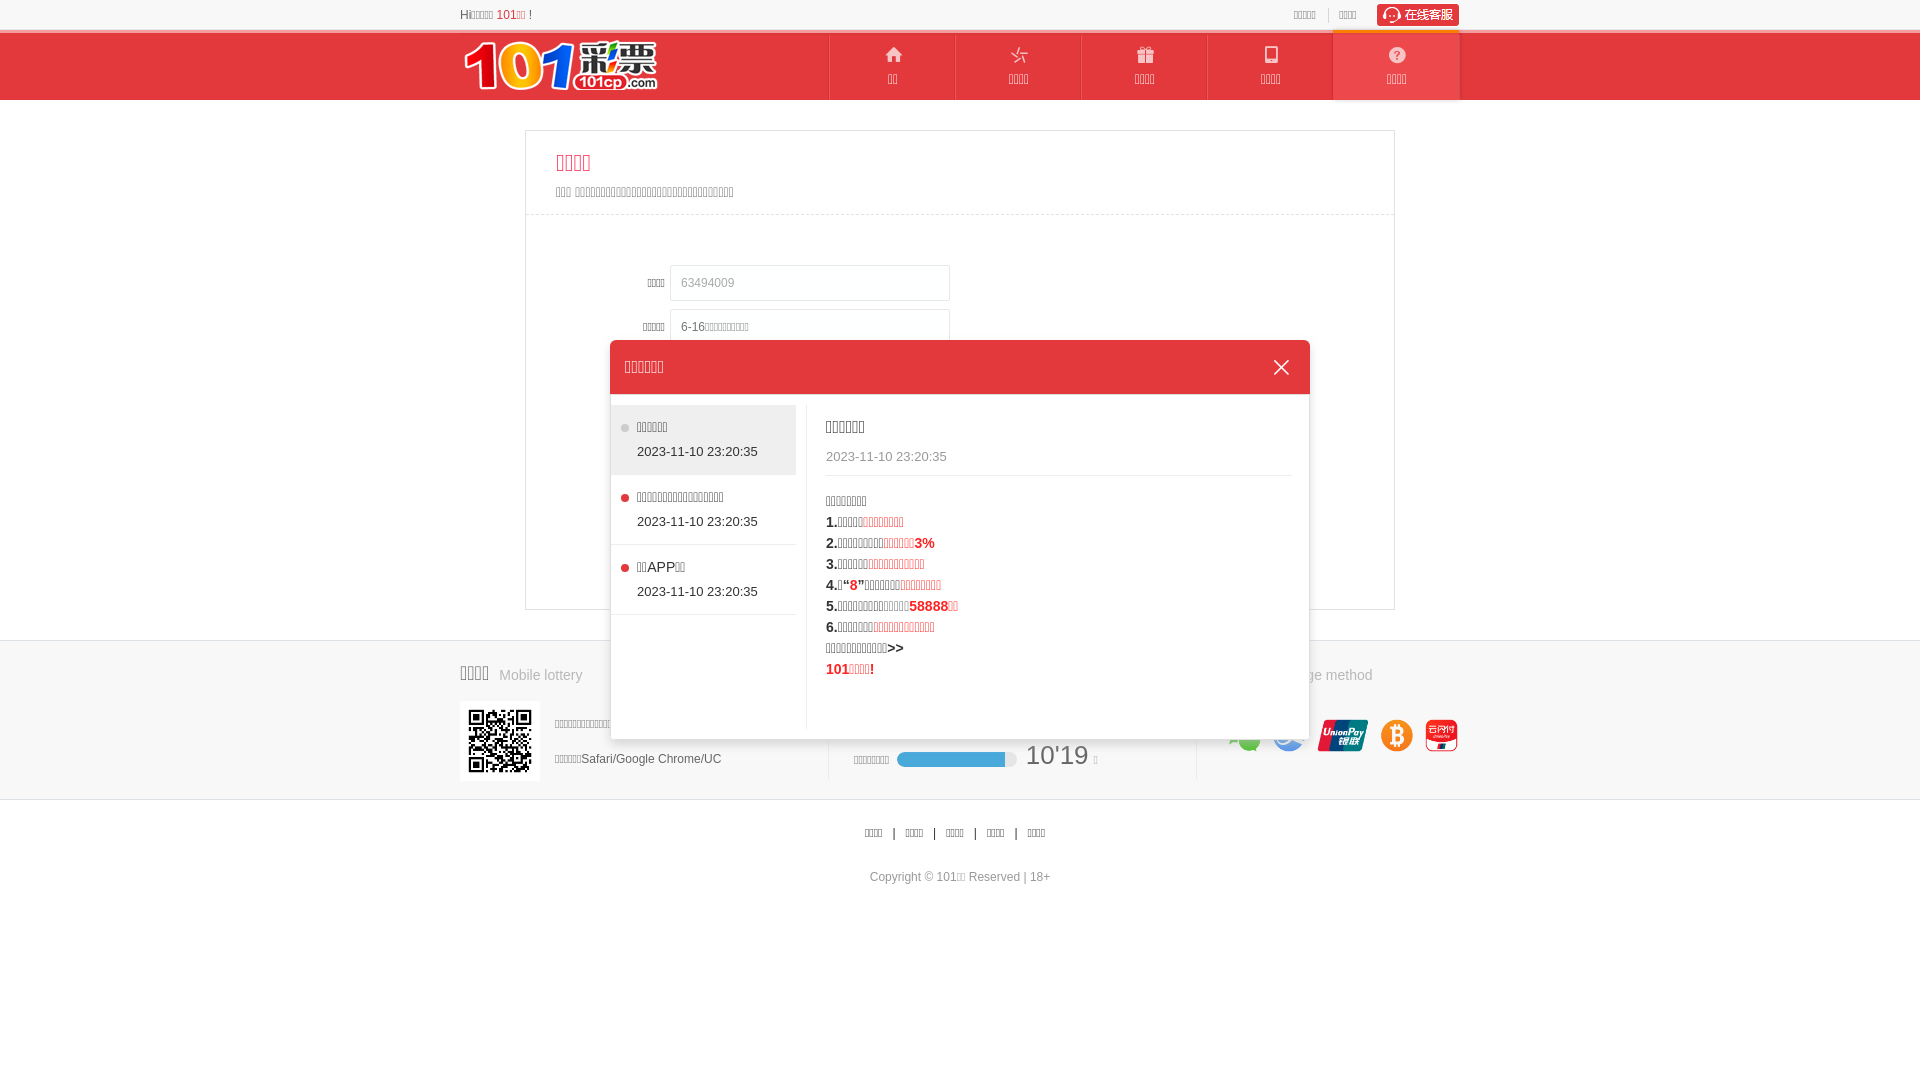 This screenshot has width=1920, height=1080. What do you see at coordinates (931, 833) in the screenshot?
I see `'|'` at bounding box center [931, 833].